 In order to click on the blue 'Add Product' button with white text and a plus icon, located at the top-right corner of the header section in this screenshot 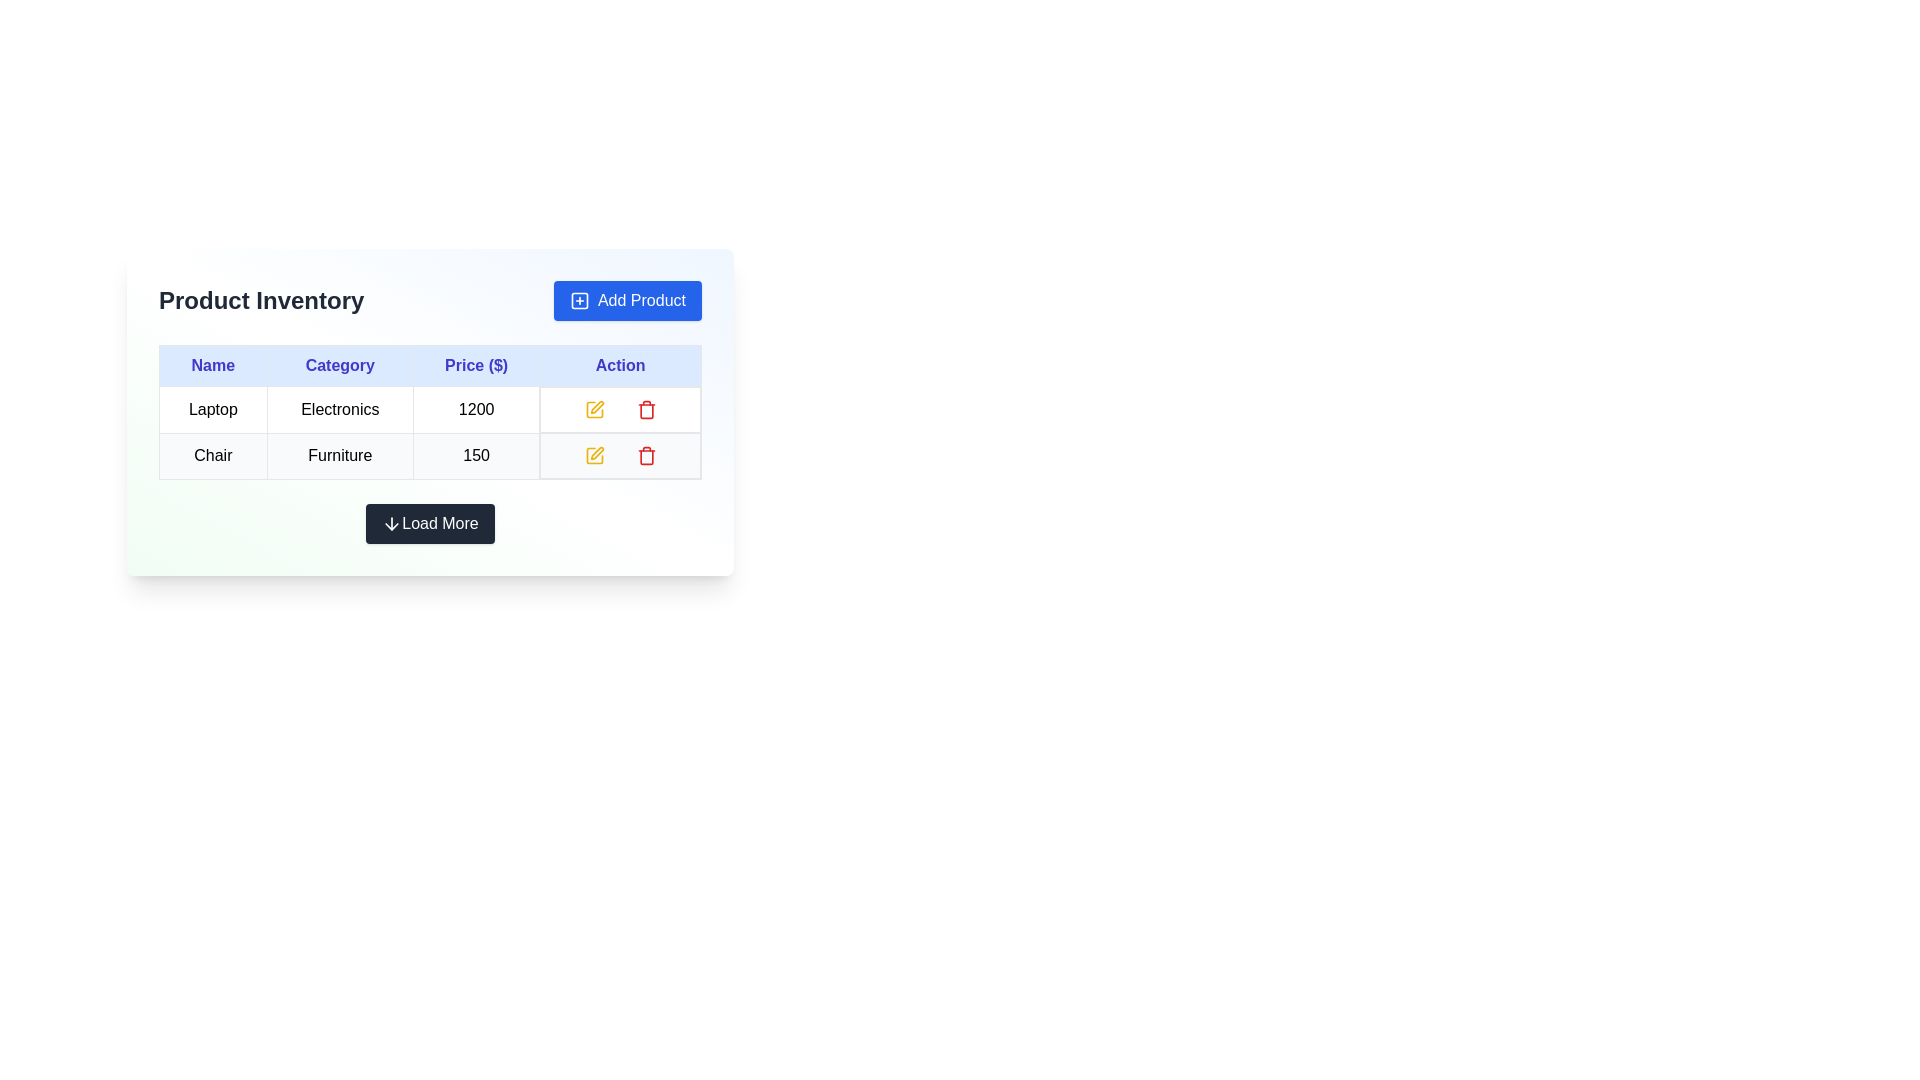, I will do `click(627, 300)`.